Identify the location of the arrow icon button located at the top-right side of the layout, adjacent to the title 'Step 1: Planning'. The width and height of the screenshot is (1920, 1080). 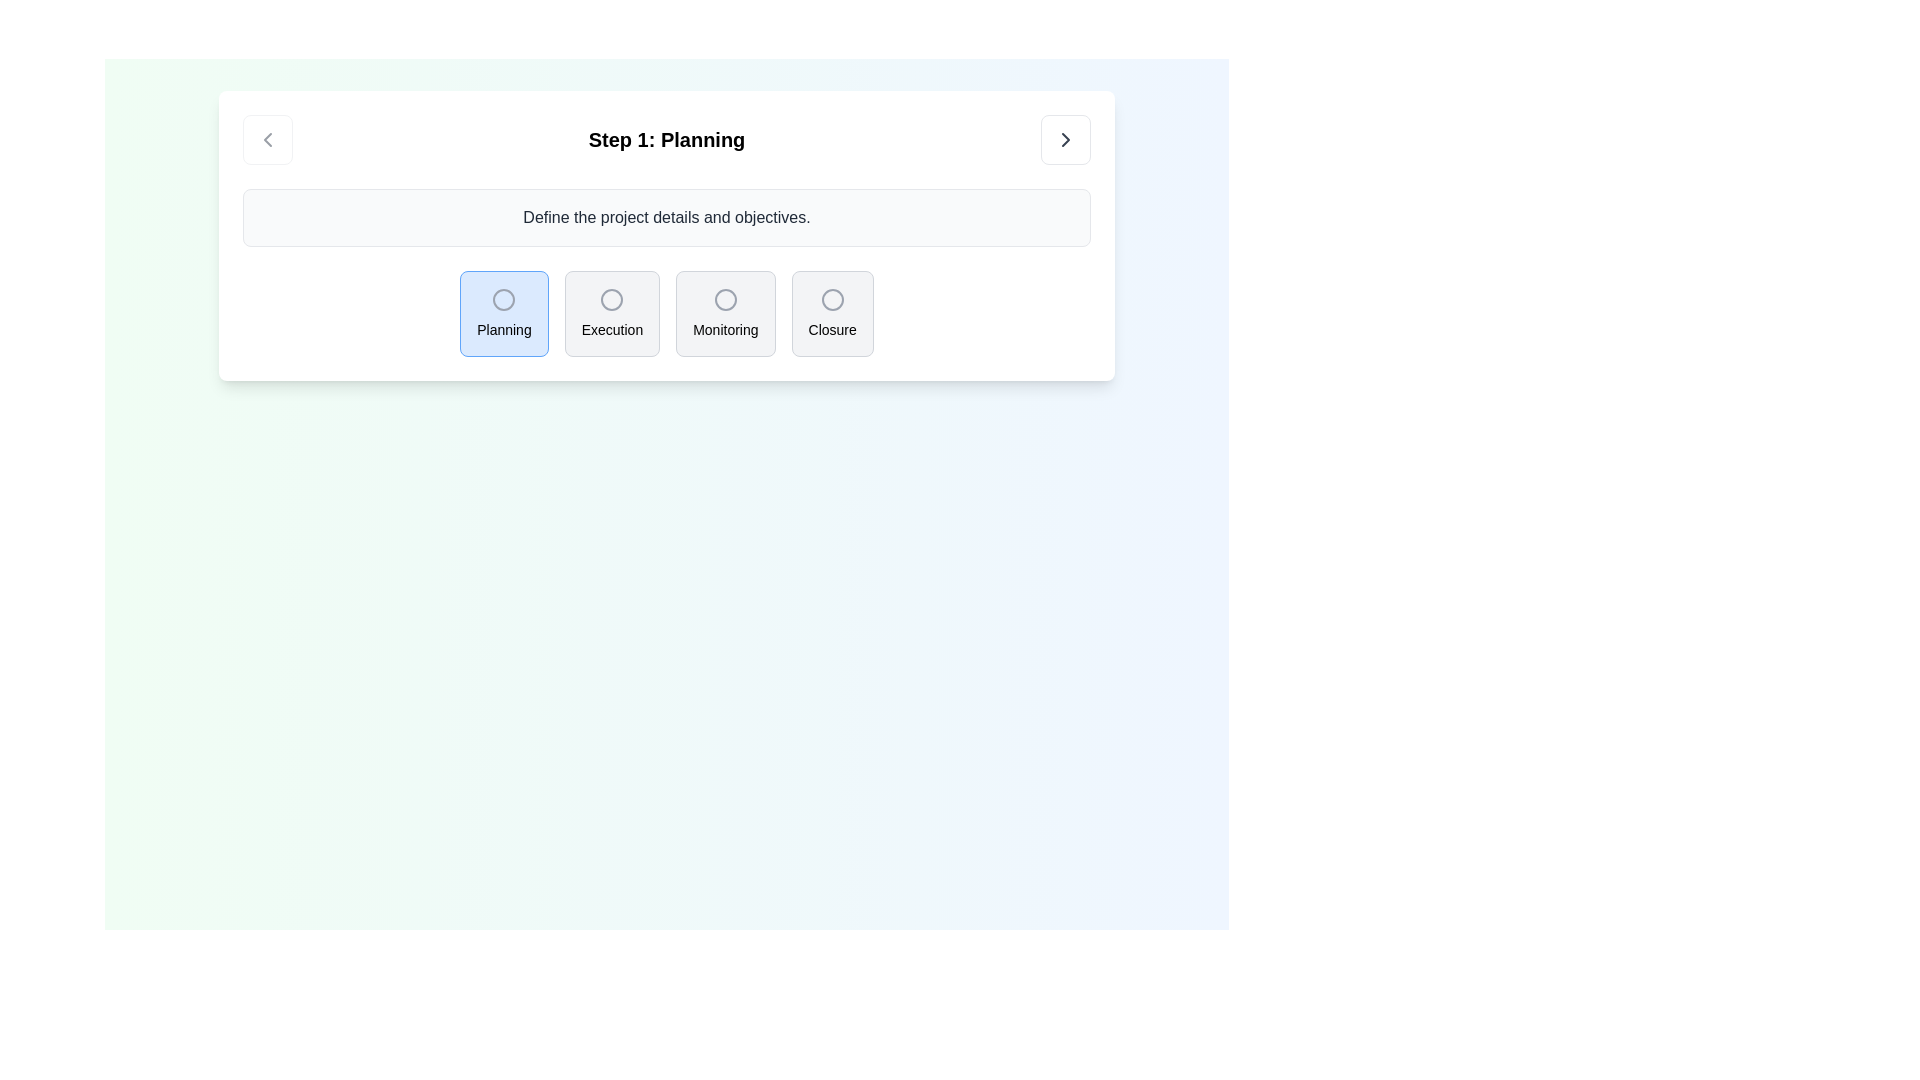
(1064, 138).